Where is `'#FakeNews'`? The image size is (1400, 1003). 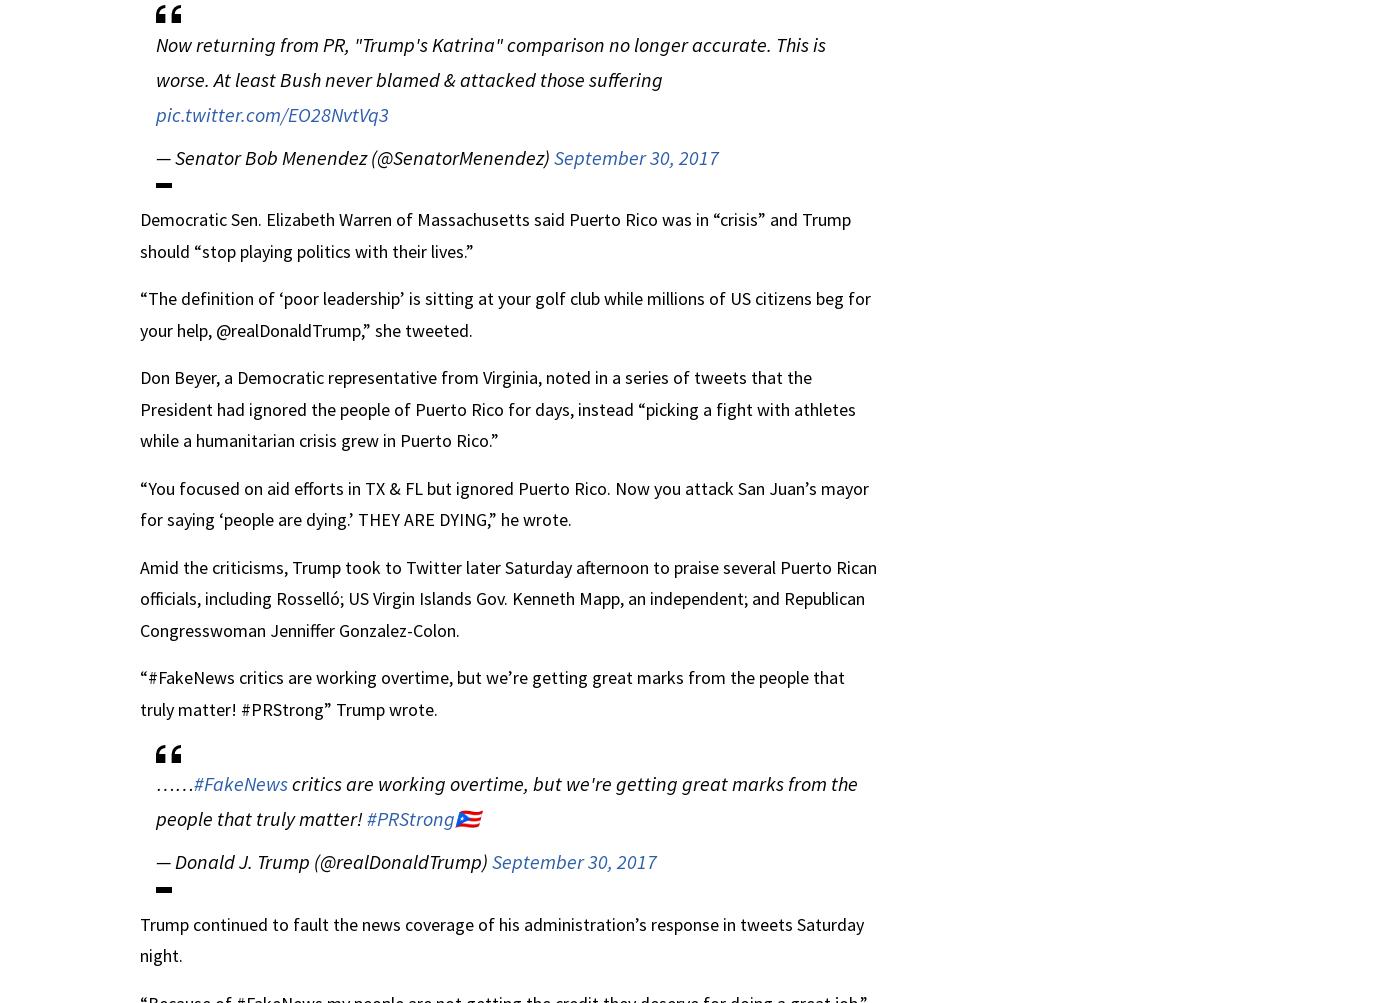
'#FakeNews' is located at coordinates (240, 782).